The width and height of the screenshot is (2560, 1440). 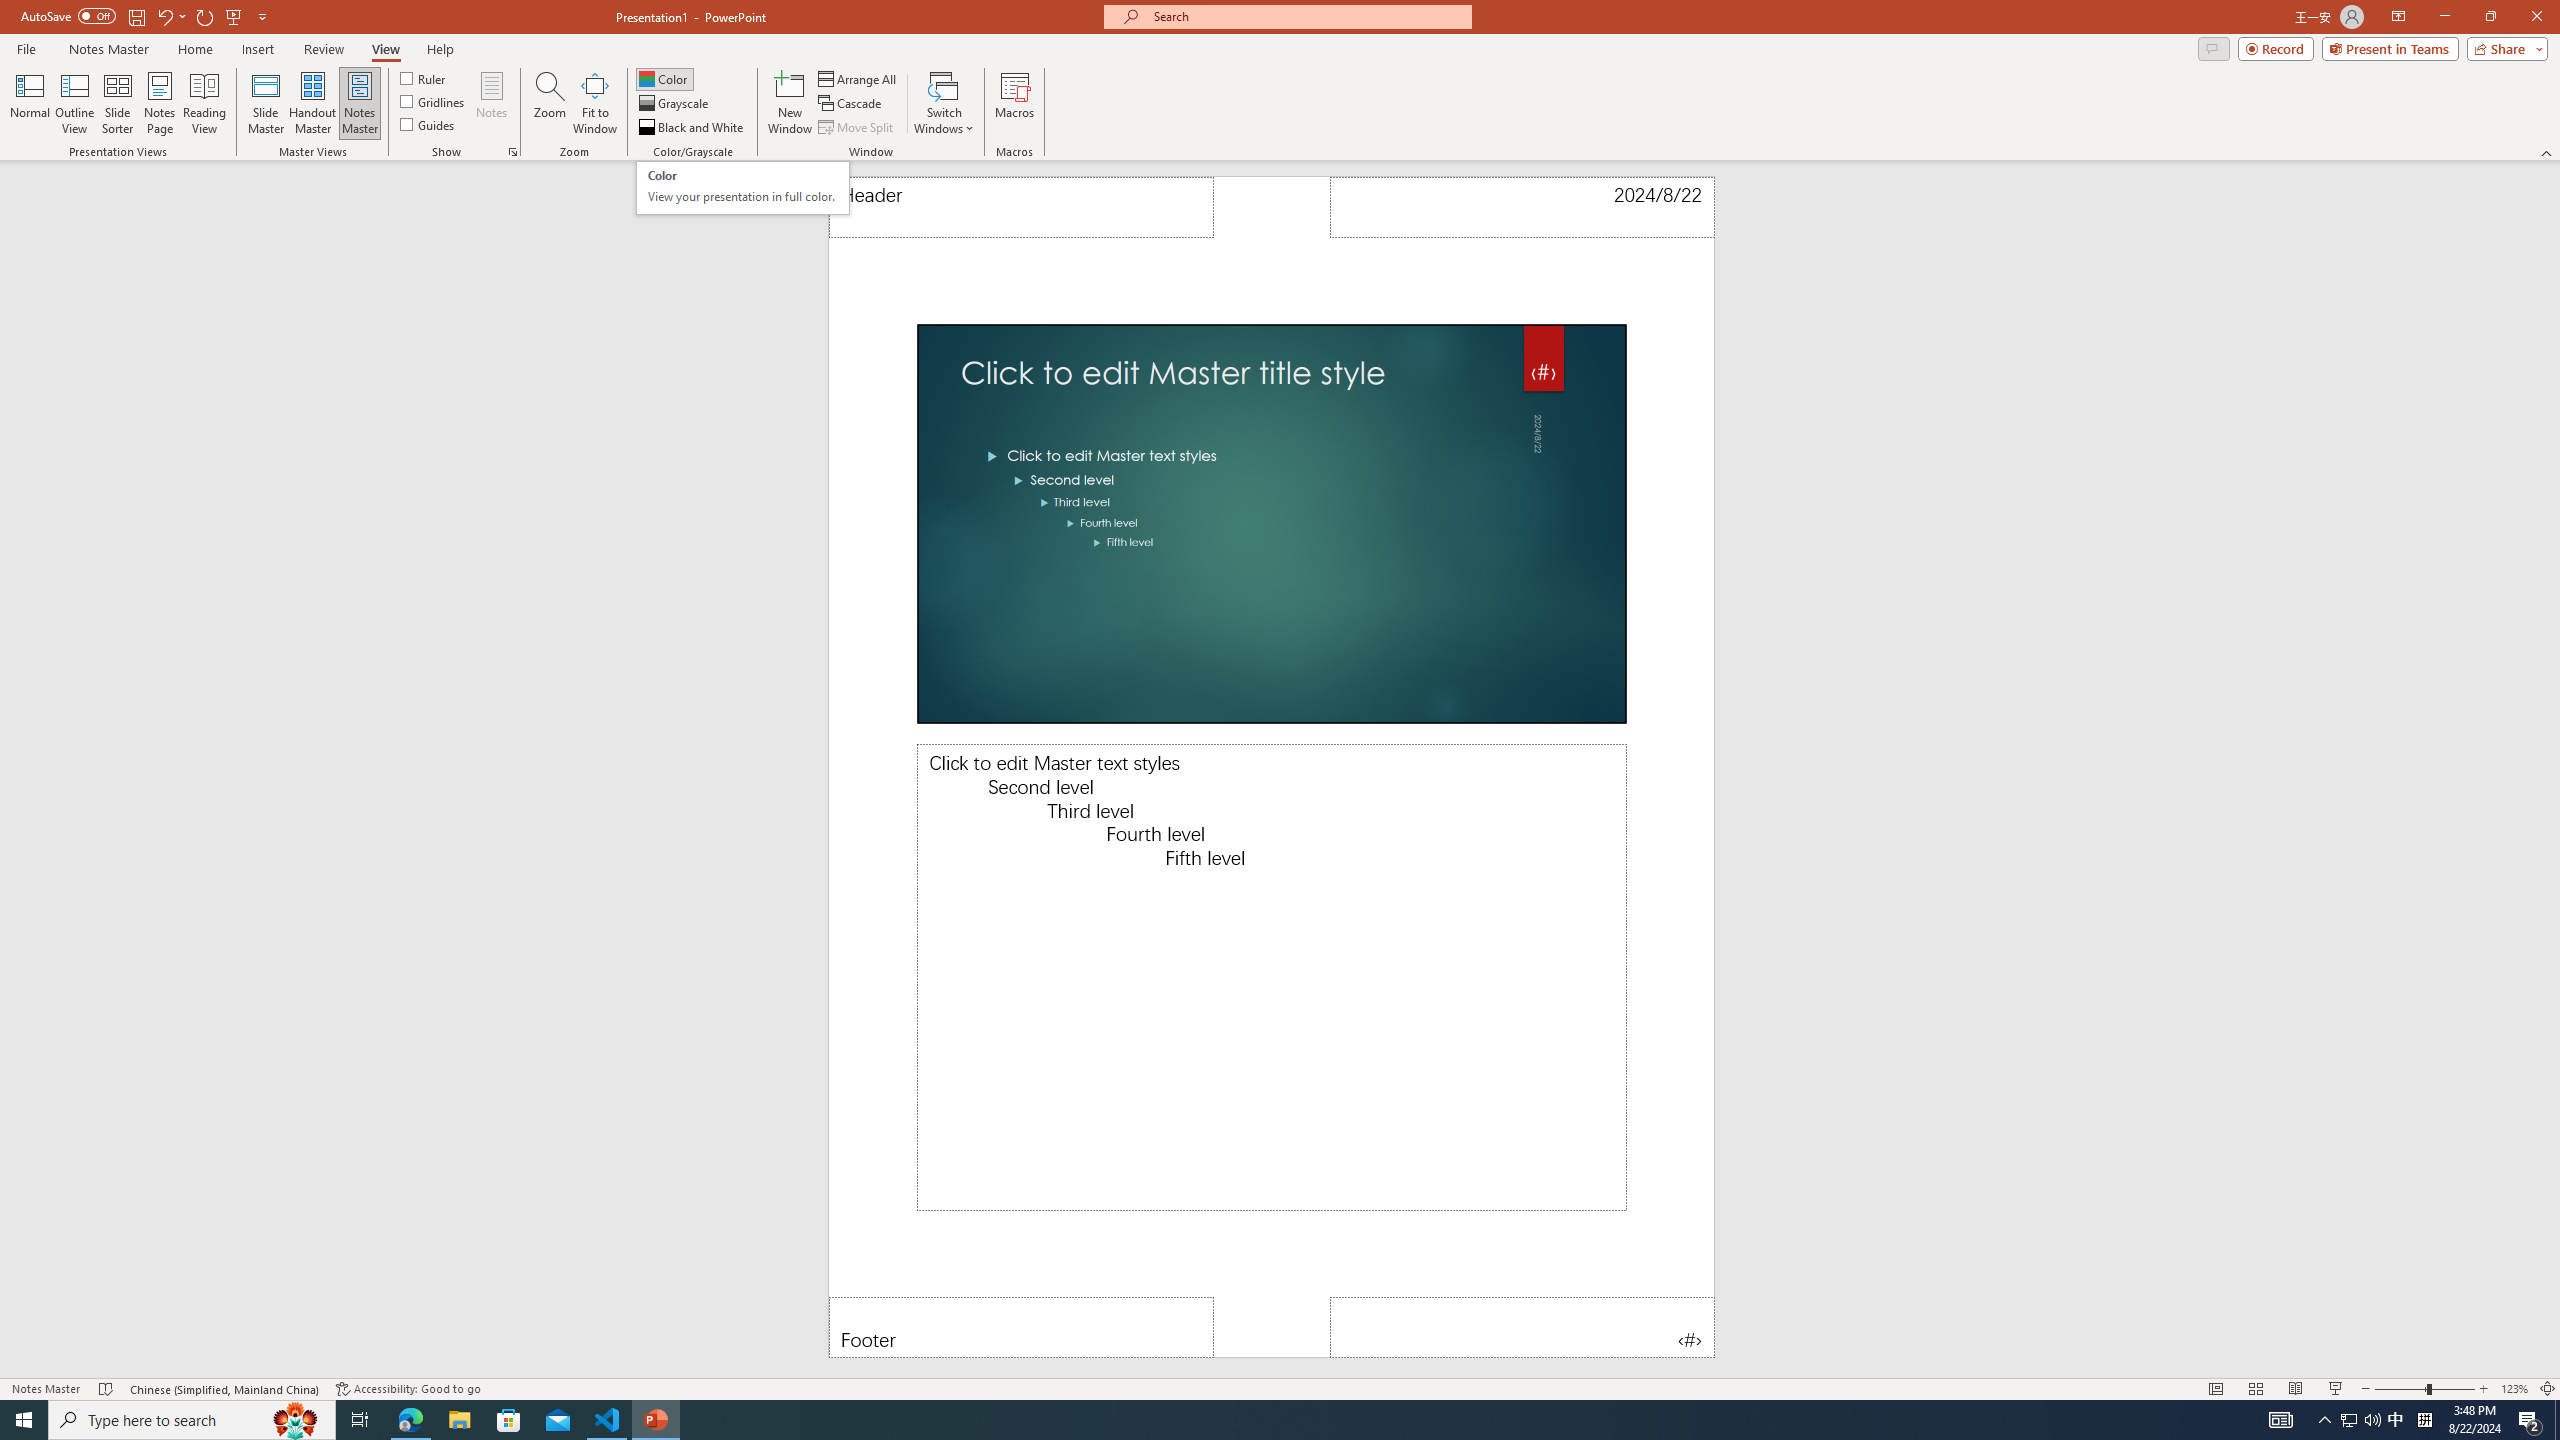 What do you see at coordinates (358, 103) in the screenshot?
I see `'Notes Master'` at bounding box center [358, 103].